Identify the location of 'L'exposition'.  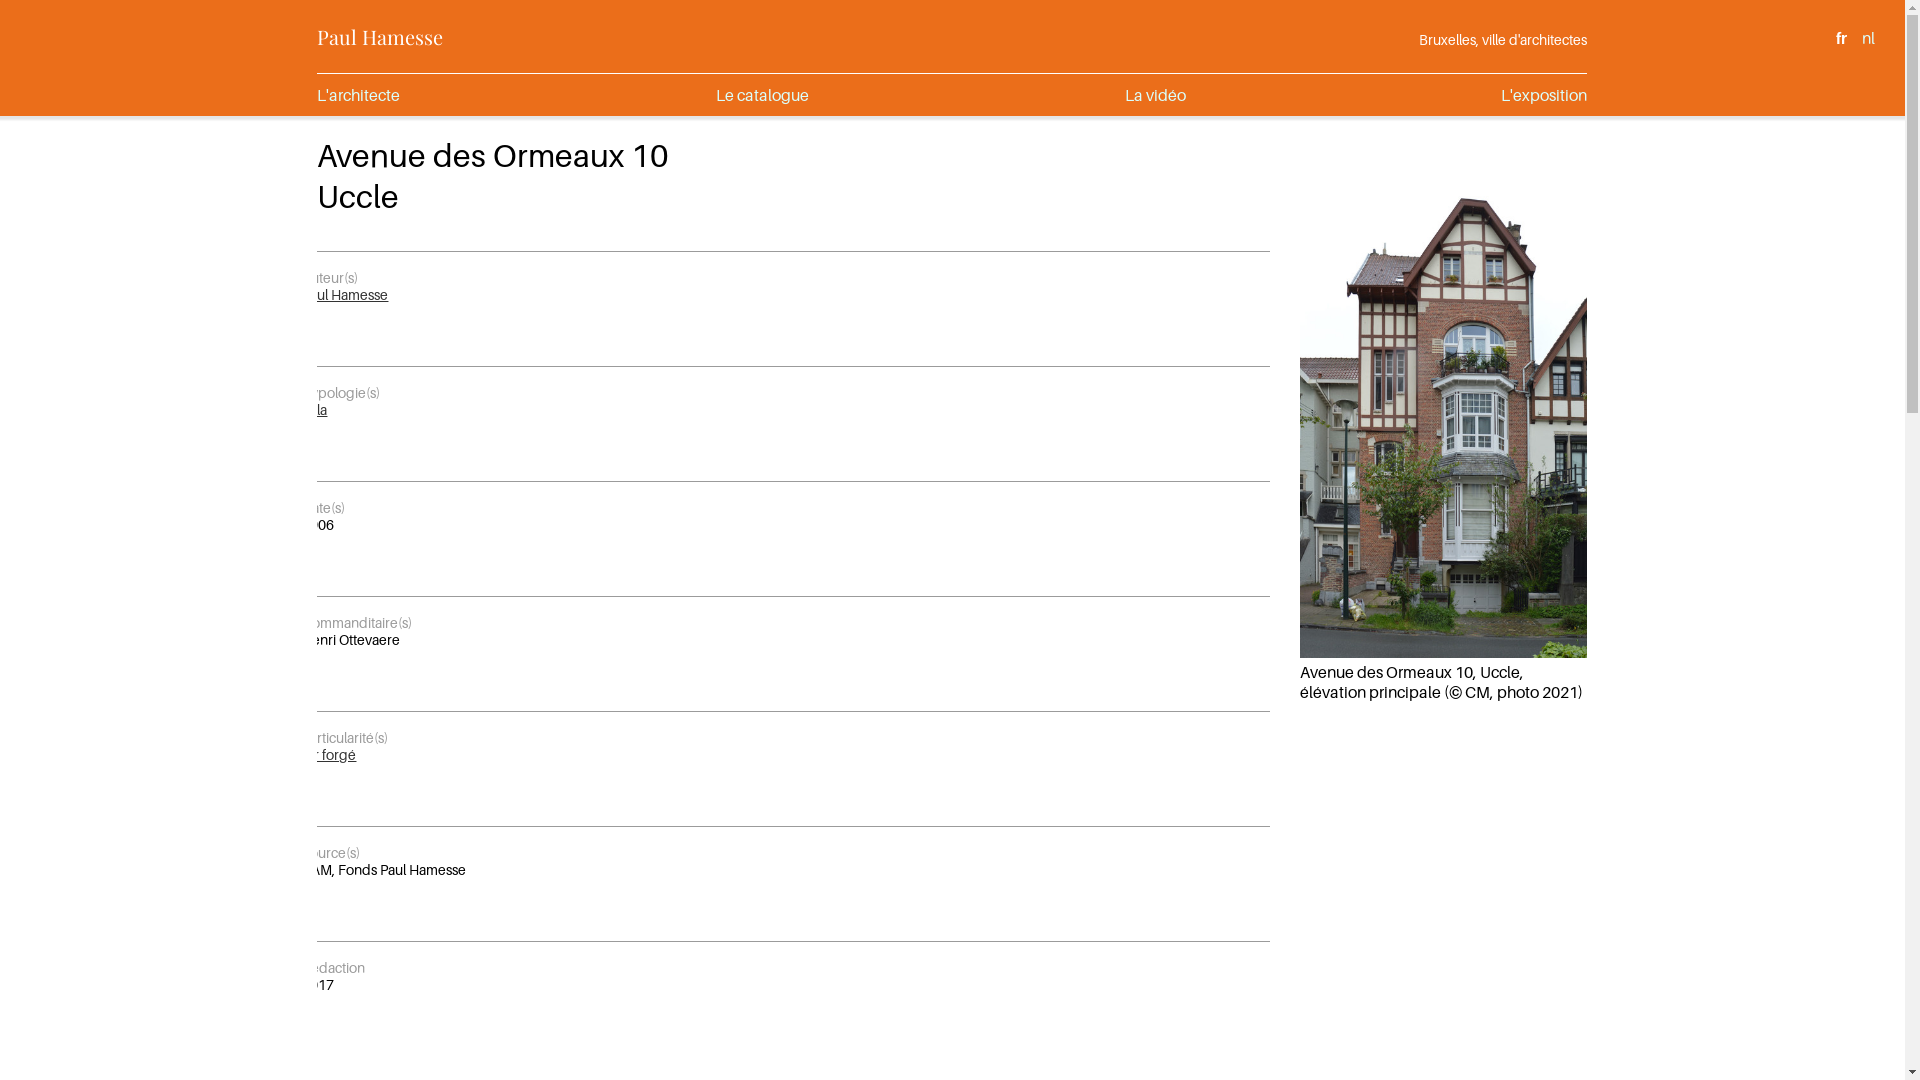
(1543, 95).